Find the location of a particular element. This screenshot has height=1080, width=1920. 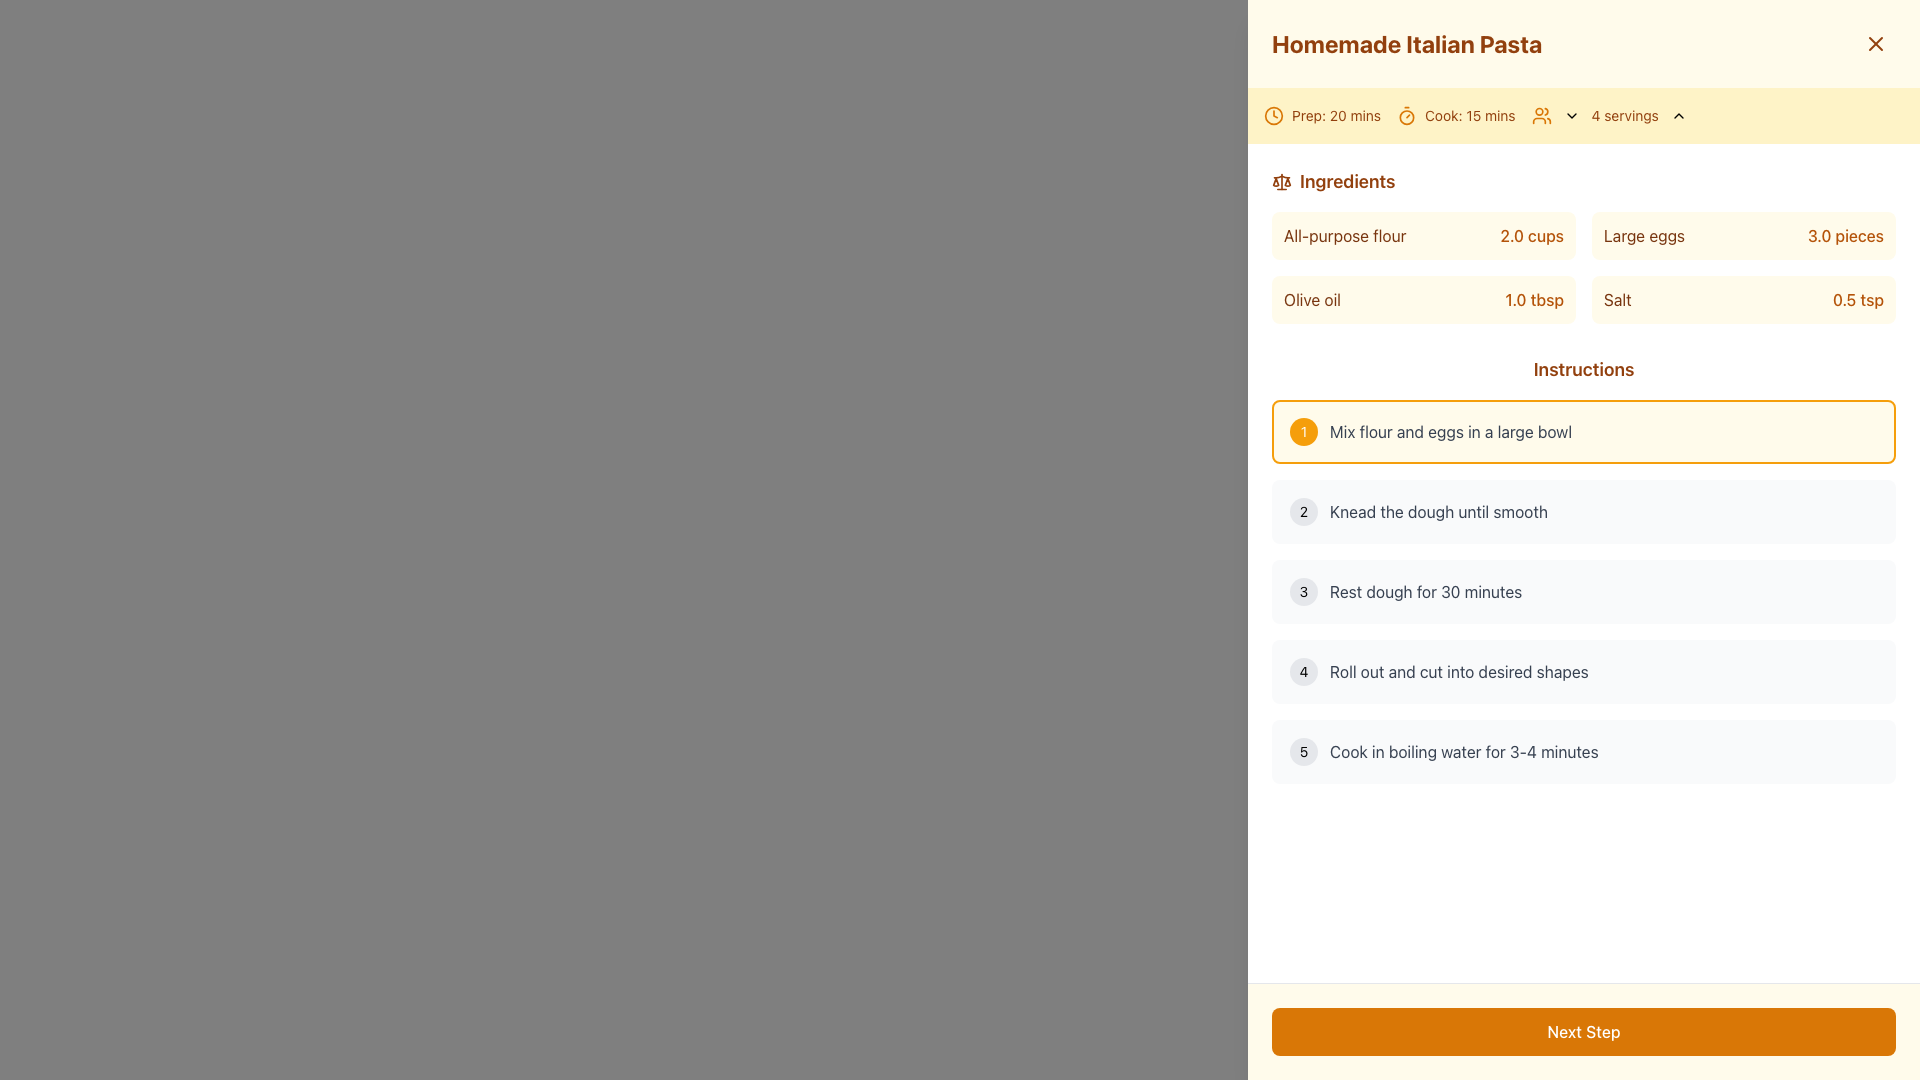

the label element that indicates cooking time for the associated recipe, located in the header section of the card, positioned between 'Prep: 20 mins' and '4 servings' is located at coordinates (1456, 115).